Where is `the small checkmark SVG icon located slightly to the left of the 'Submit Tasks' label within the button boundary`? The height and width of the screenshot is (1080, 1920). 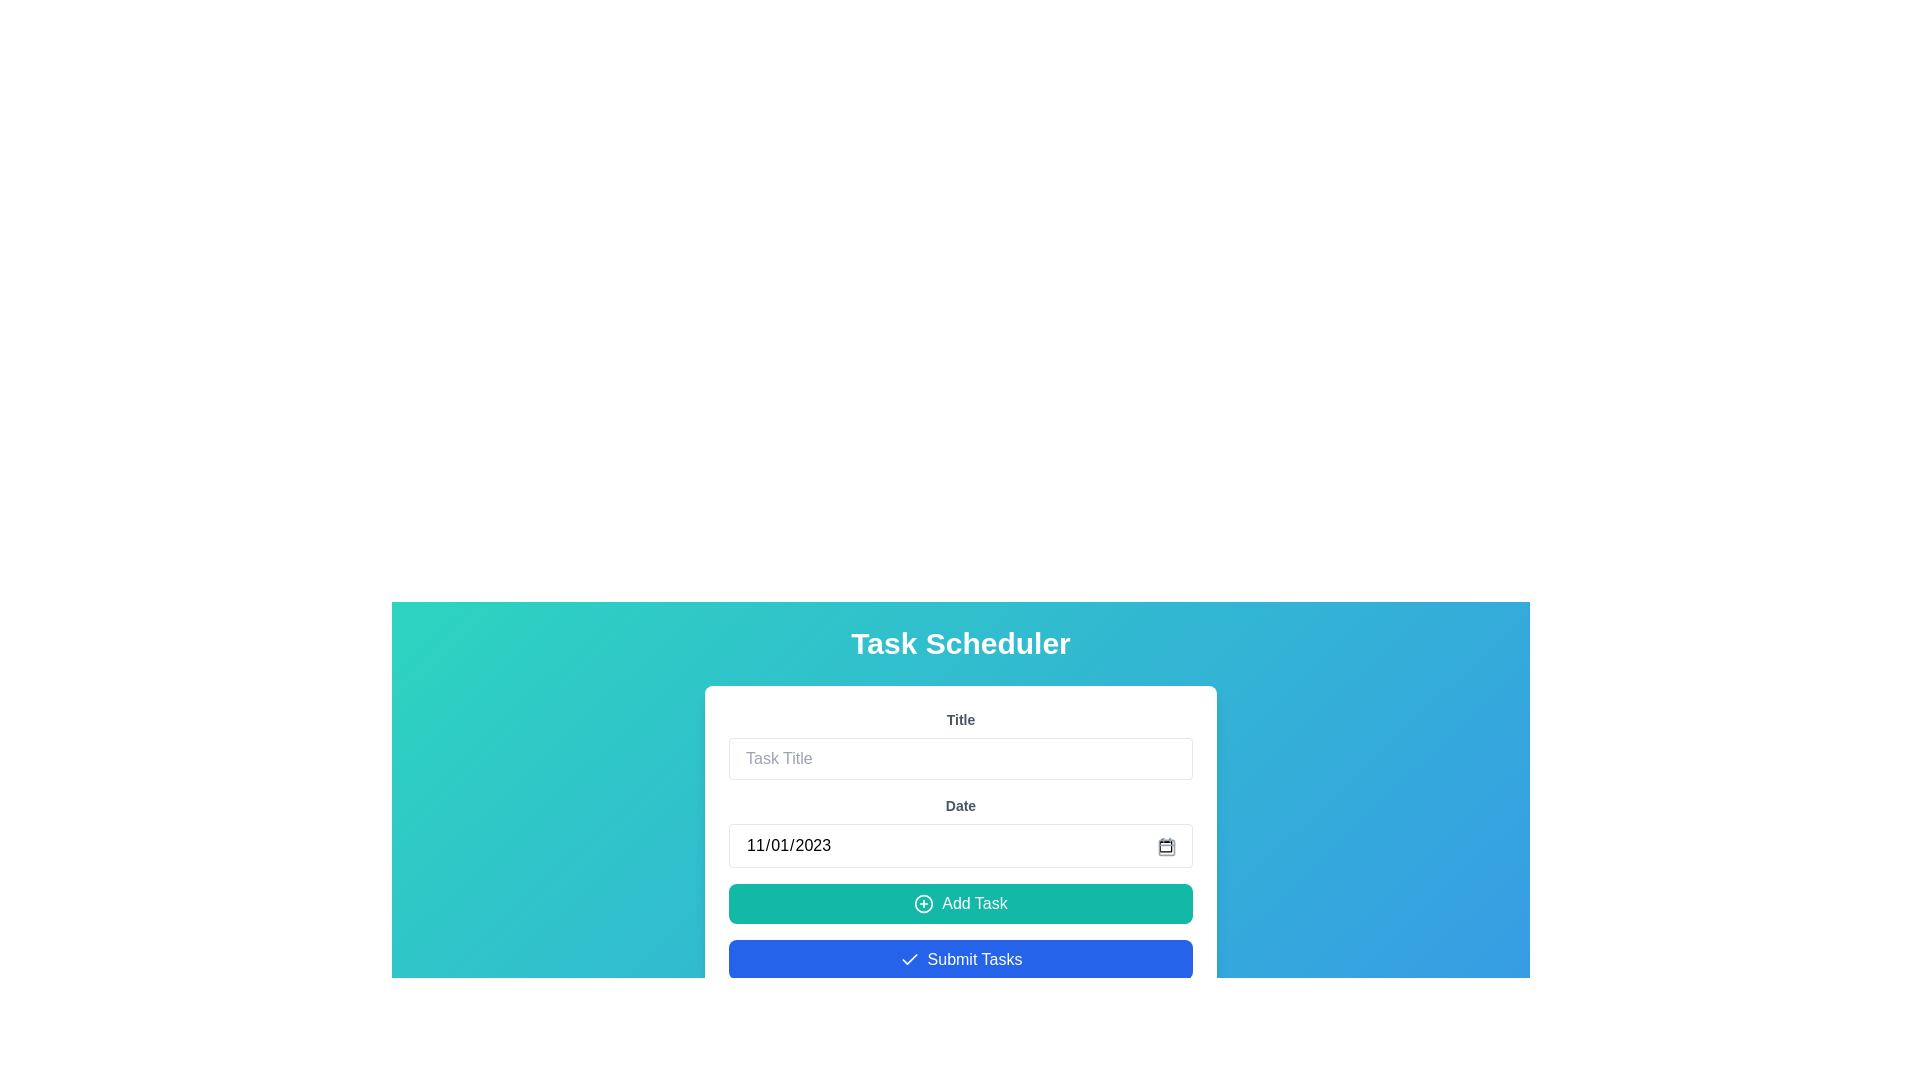
the small checkmark SVG icon located slightly to the left of the 'Submit Tasks' label within the button boundary is located at coordinates (908, 959).